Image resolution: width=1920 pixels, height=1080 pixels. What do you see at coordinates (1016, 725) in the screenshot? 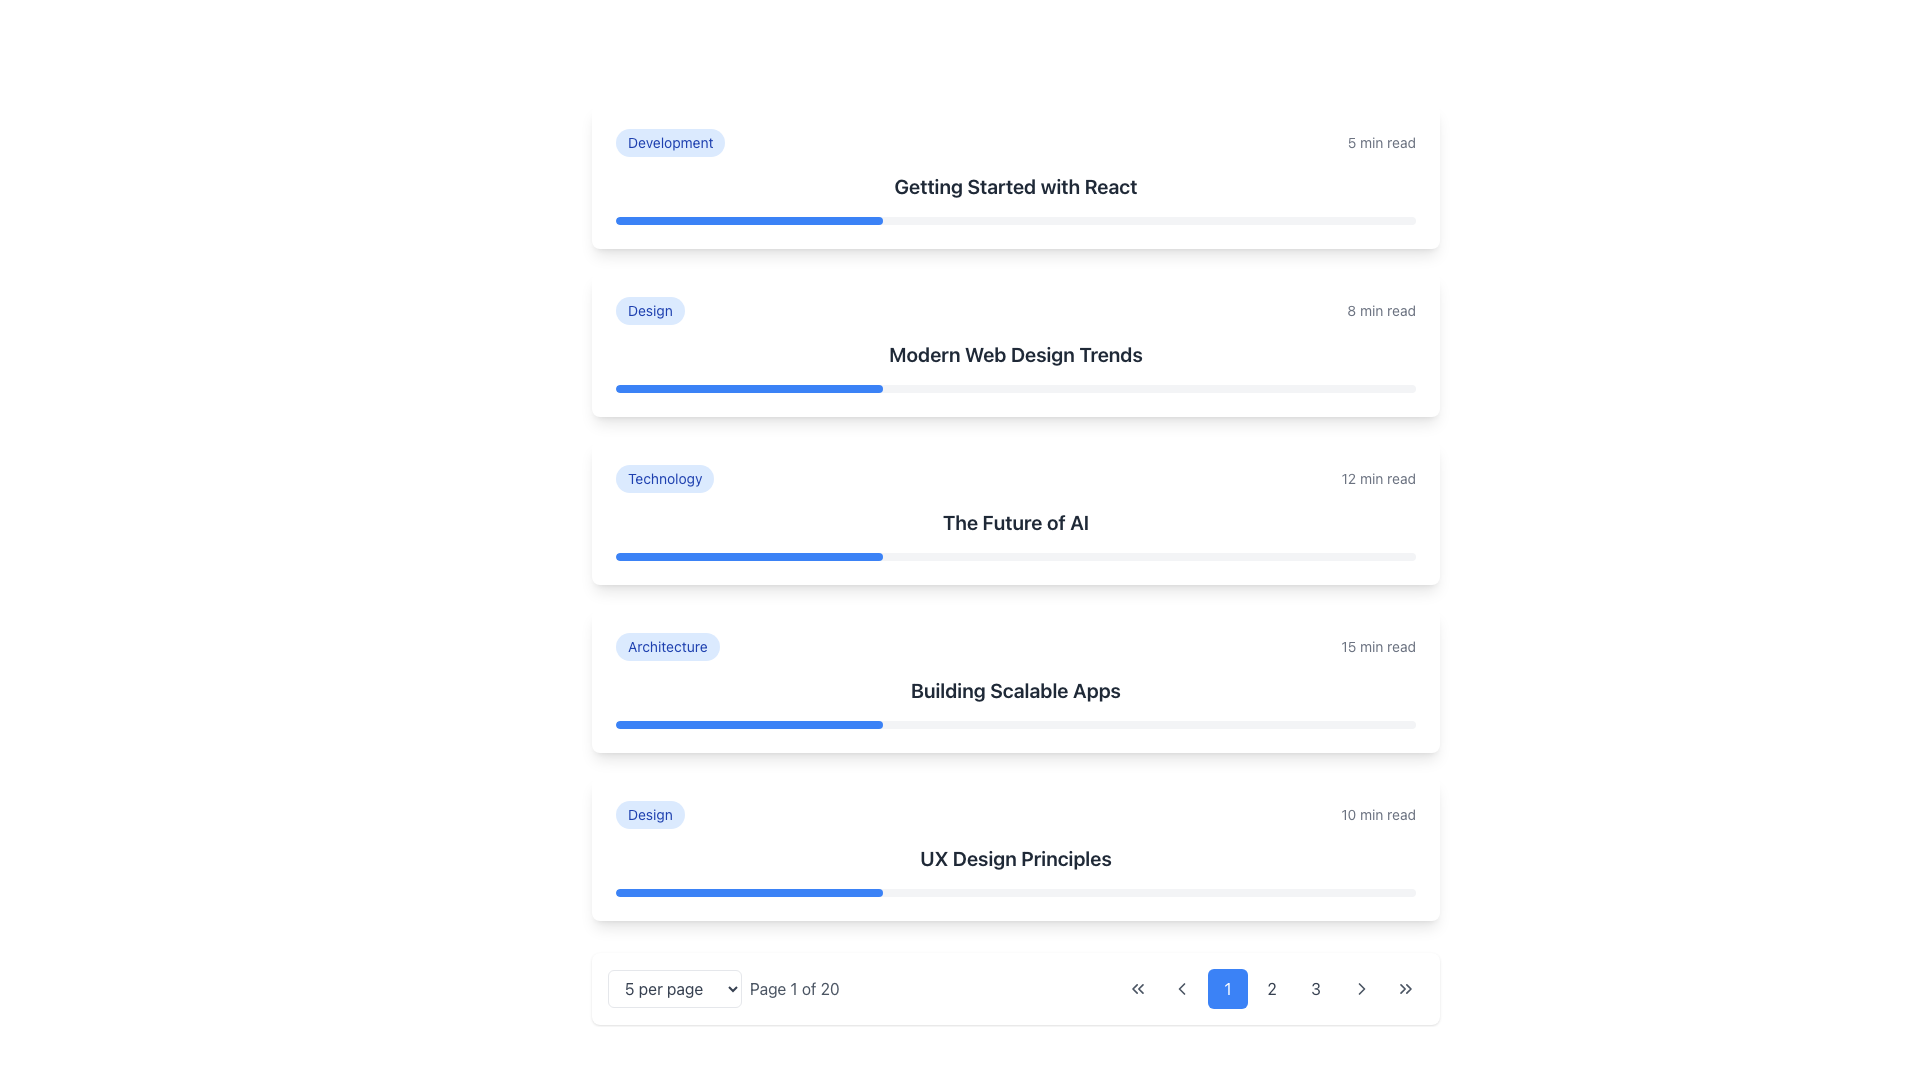
I see `the horizontal progress bar styled with a light gray background and blue progress indicator, located beneath the heading 'Building Scalable Apps'` at bounding box center [1016, 725].